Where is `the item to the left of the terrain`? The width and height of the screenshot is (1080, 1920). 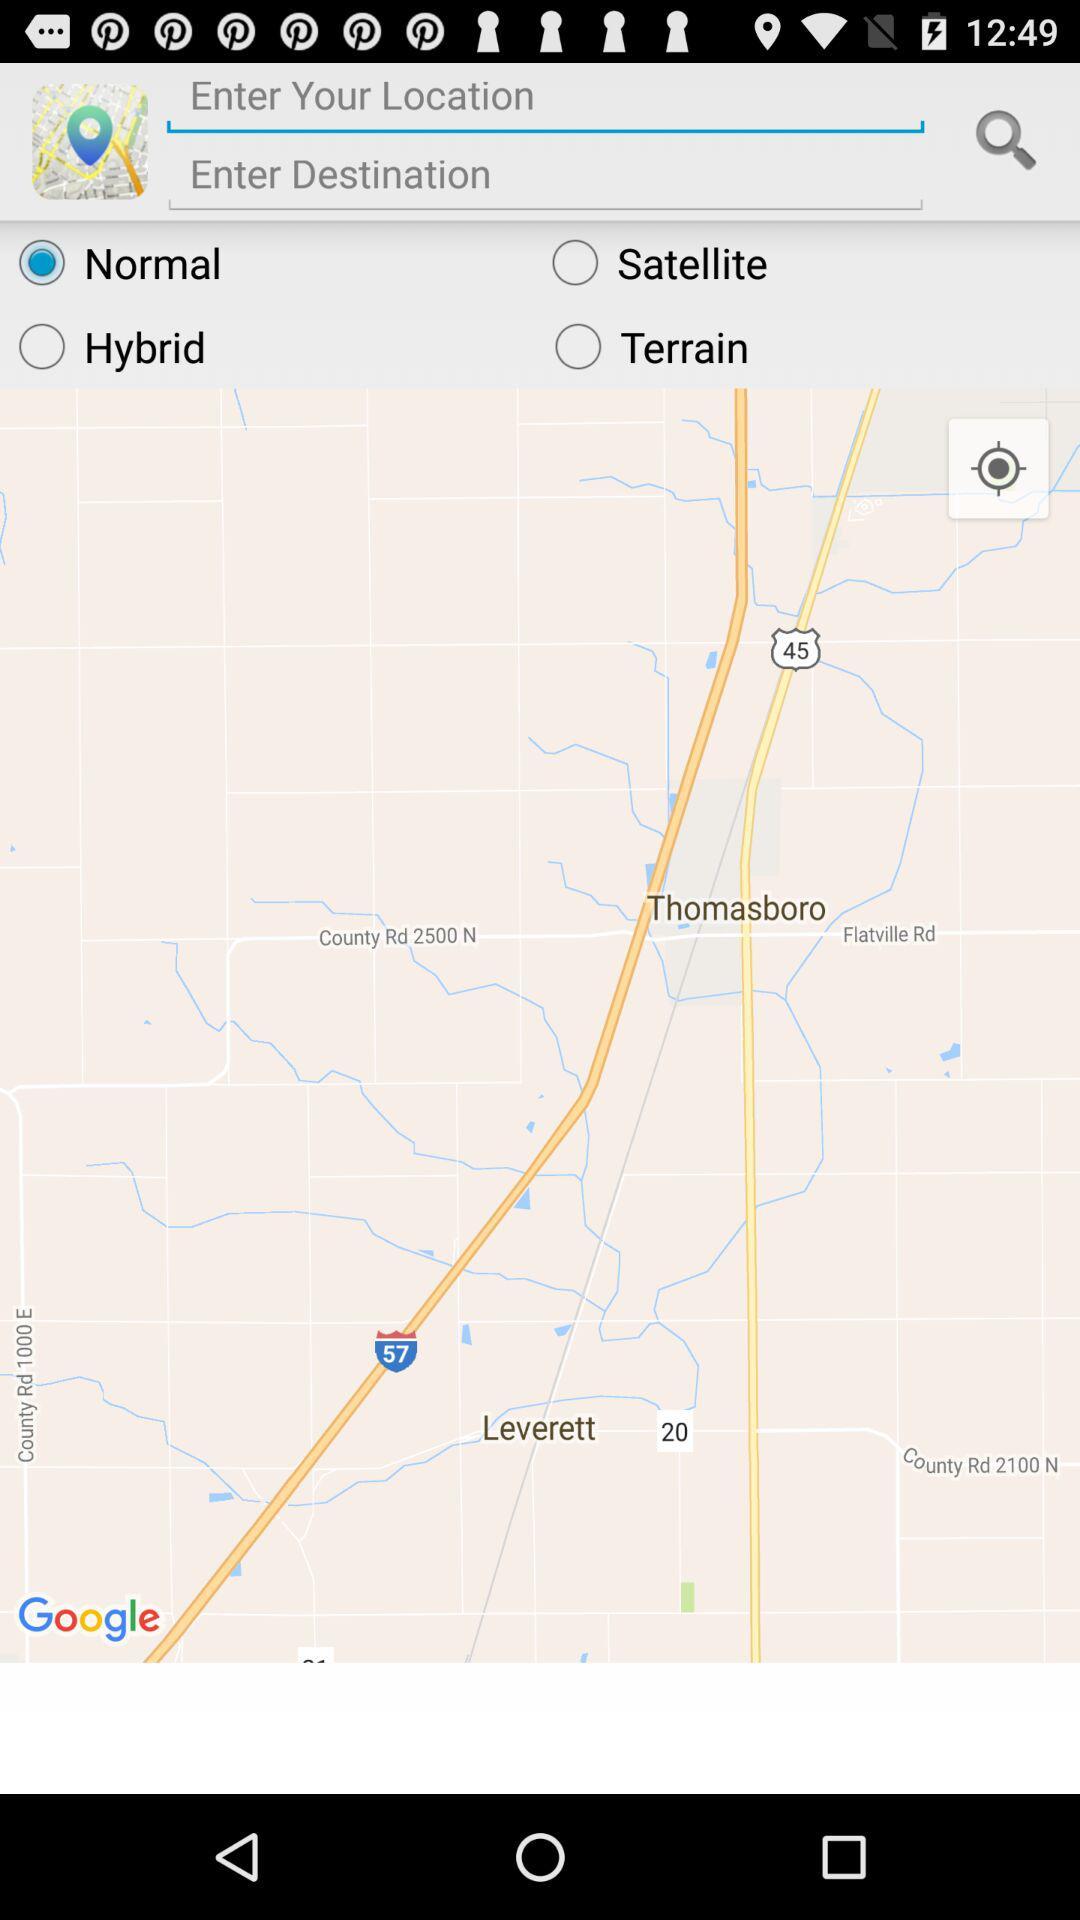 the item to the left of the terrain is located at coordinates (267, 346).